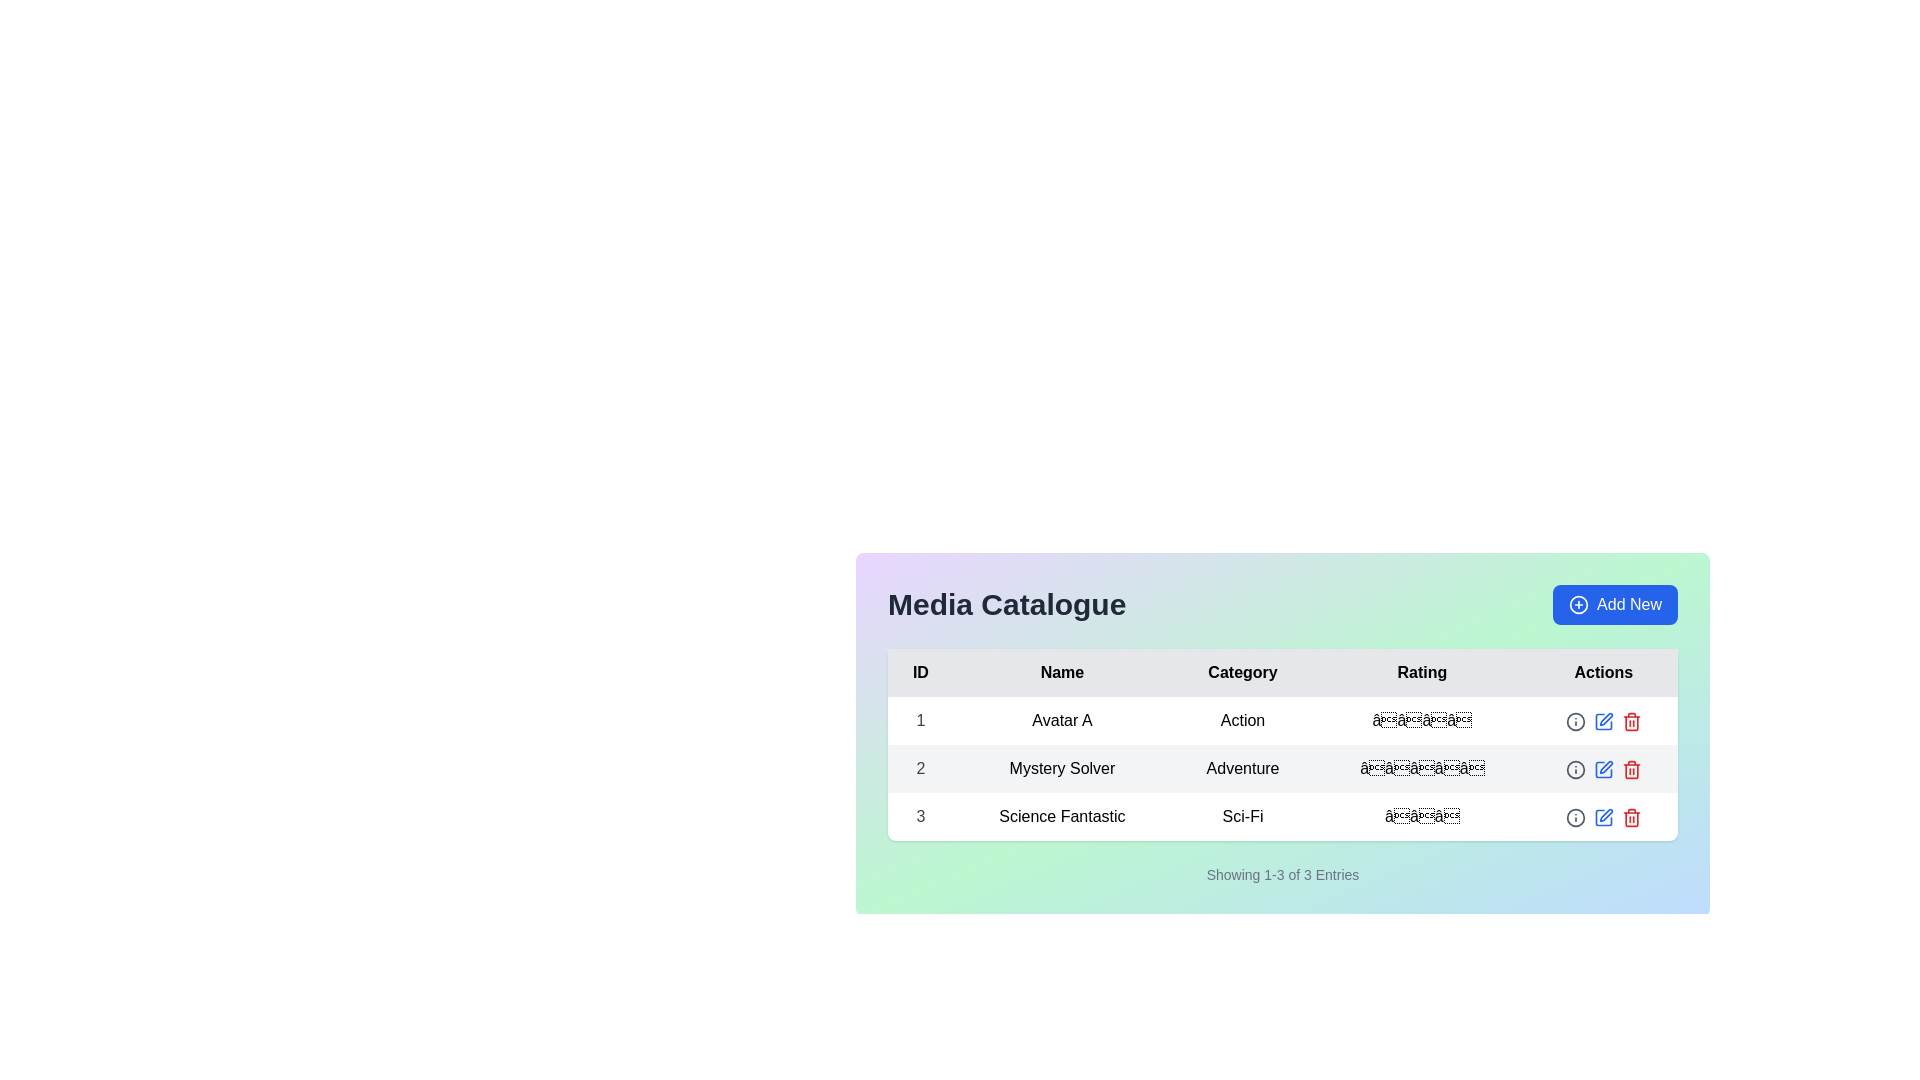 Image resolution: width=1920 pixels, height=1080 pixels. What do you see at coordinates (1603, 767) in the screenshot?
I see `the edit icon in the 'Actions' column of the table row associated with the entry titled 'Mystery Solver' to modify the entry` at bounding box center [1603, 767].